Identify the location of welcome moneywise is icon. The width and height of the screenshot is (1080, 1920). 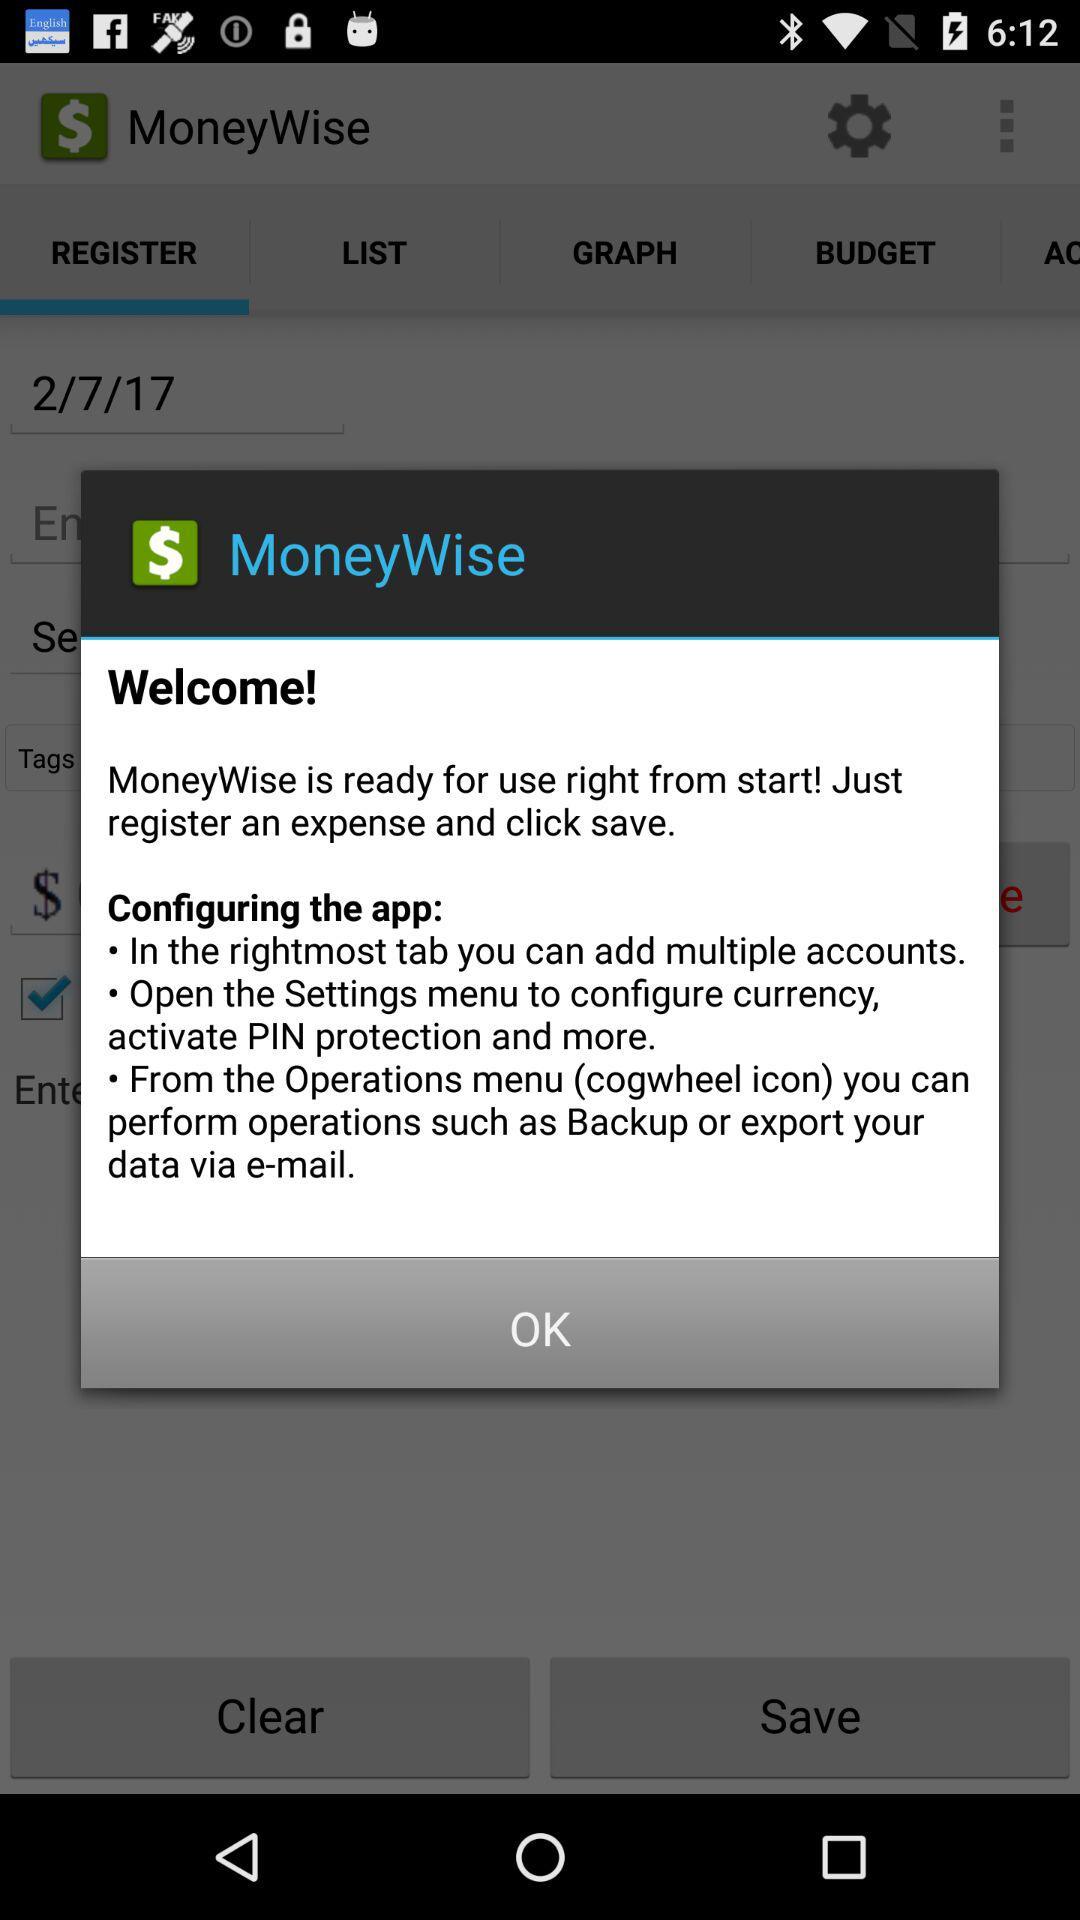
(540, 940).